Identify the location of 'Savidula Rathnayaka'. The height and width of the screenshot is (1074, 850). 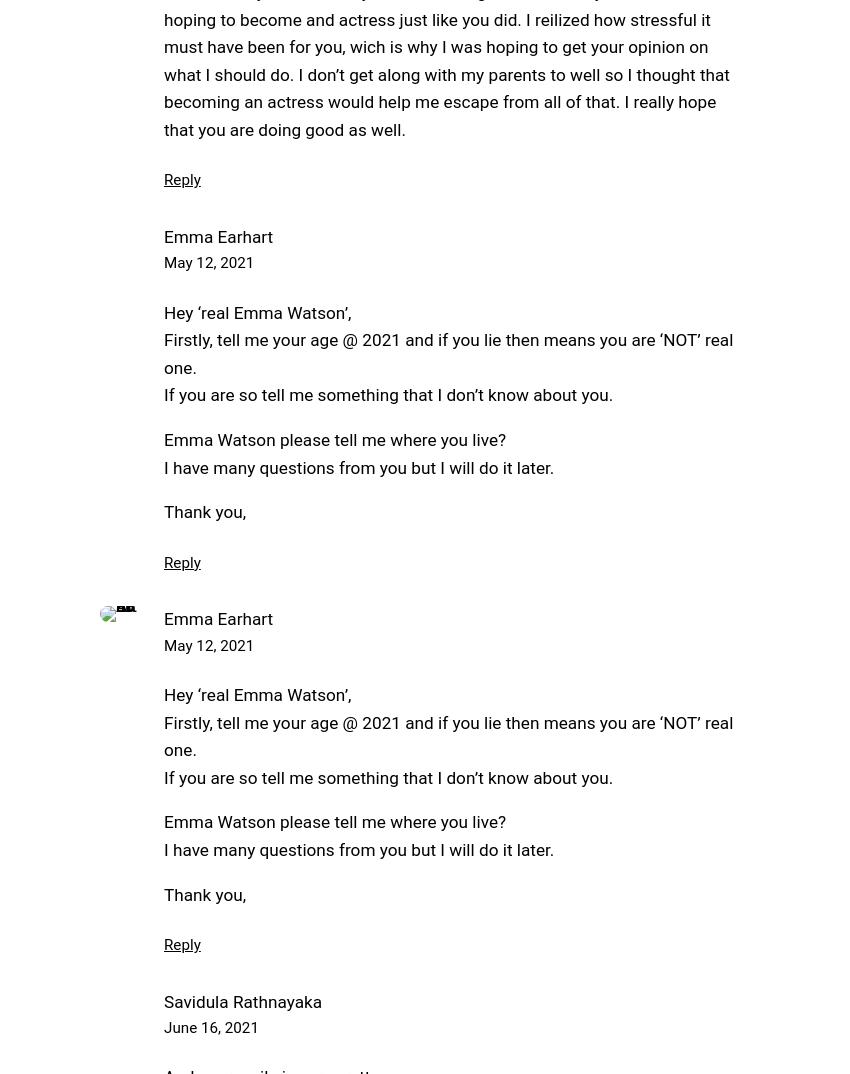
(243, 999).